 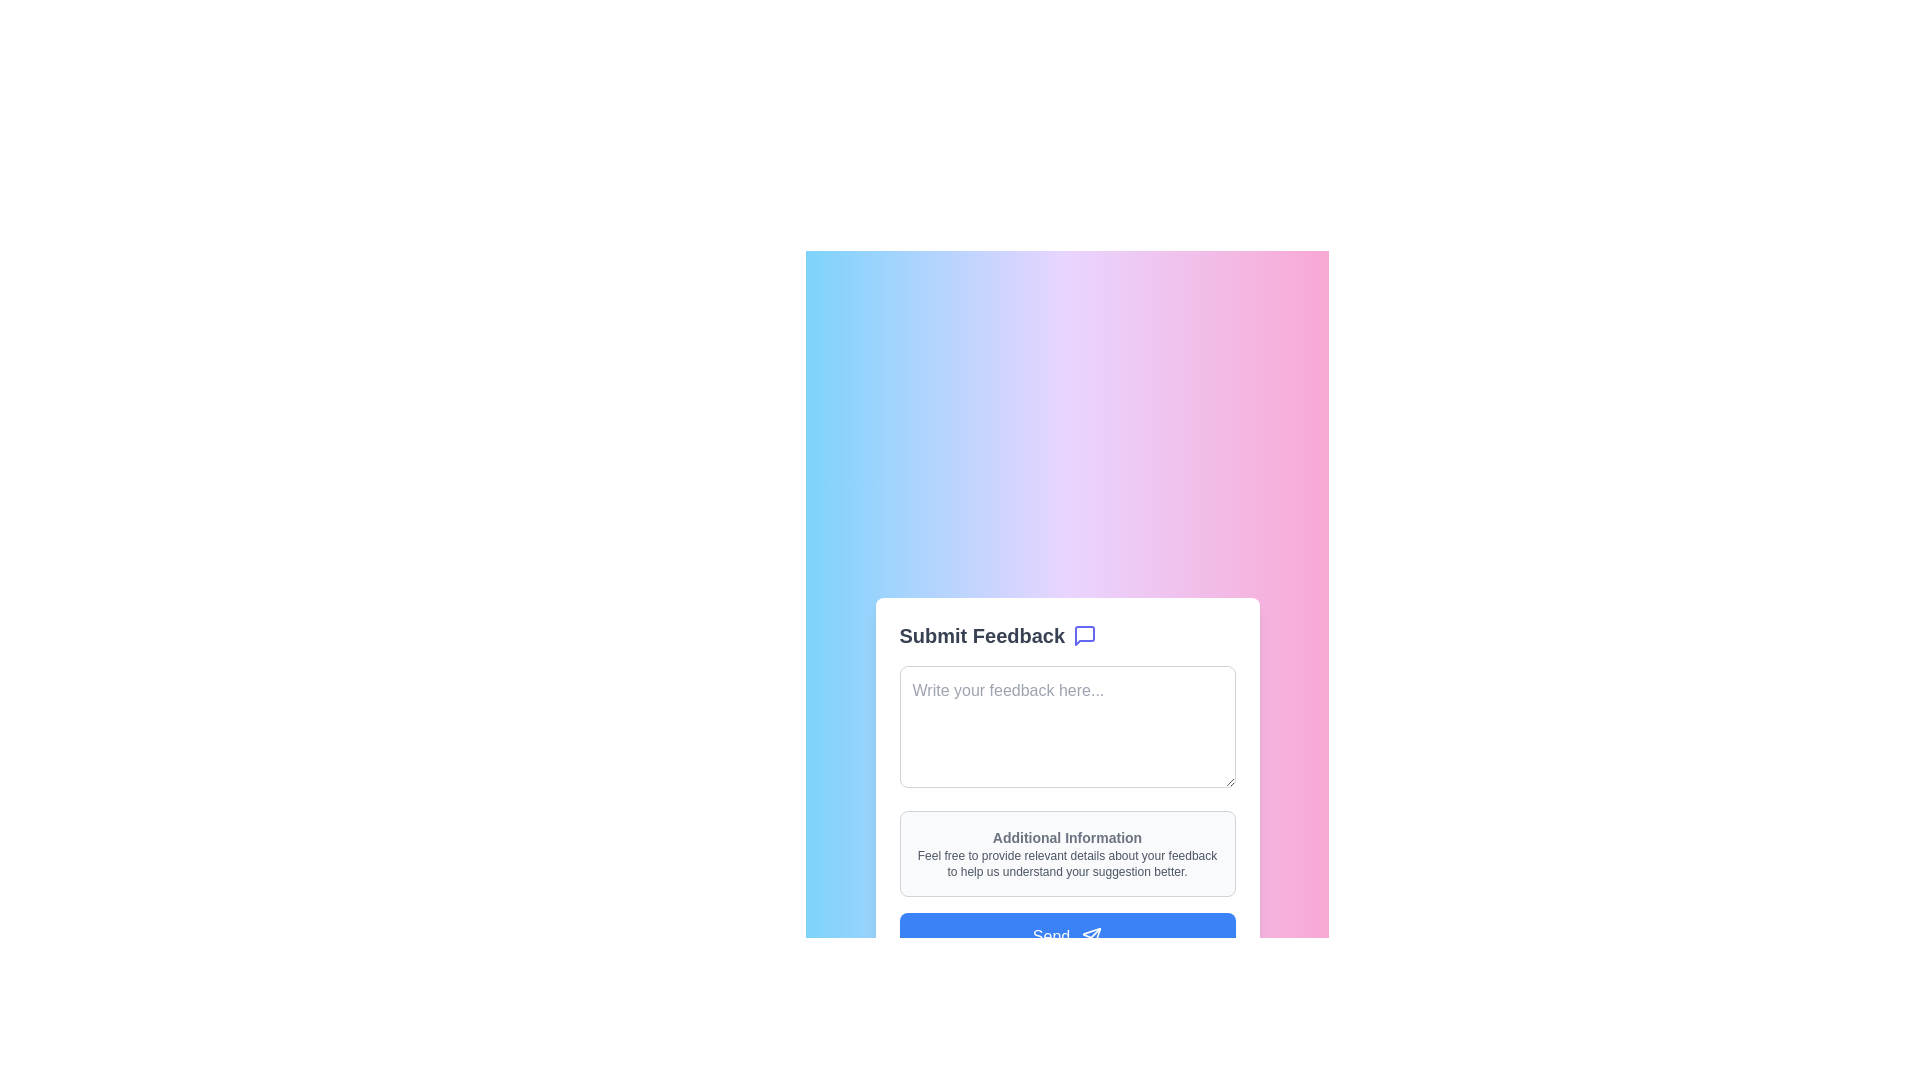 What do you see at coordinates (1066, 862) in the screenshot?
I see `guidance text that is styled in small gray font and reads: 'Feel free to provide relevant details about your feedback to help us understand your suggestion better.', located beneath the 'Additional Information' header in a rounded rectangular section` at bounding box center [1066, 862].